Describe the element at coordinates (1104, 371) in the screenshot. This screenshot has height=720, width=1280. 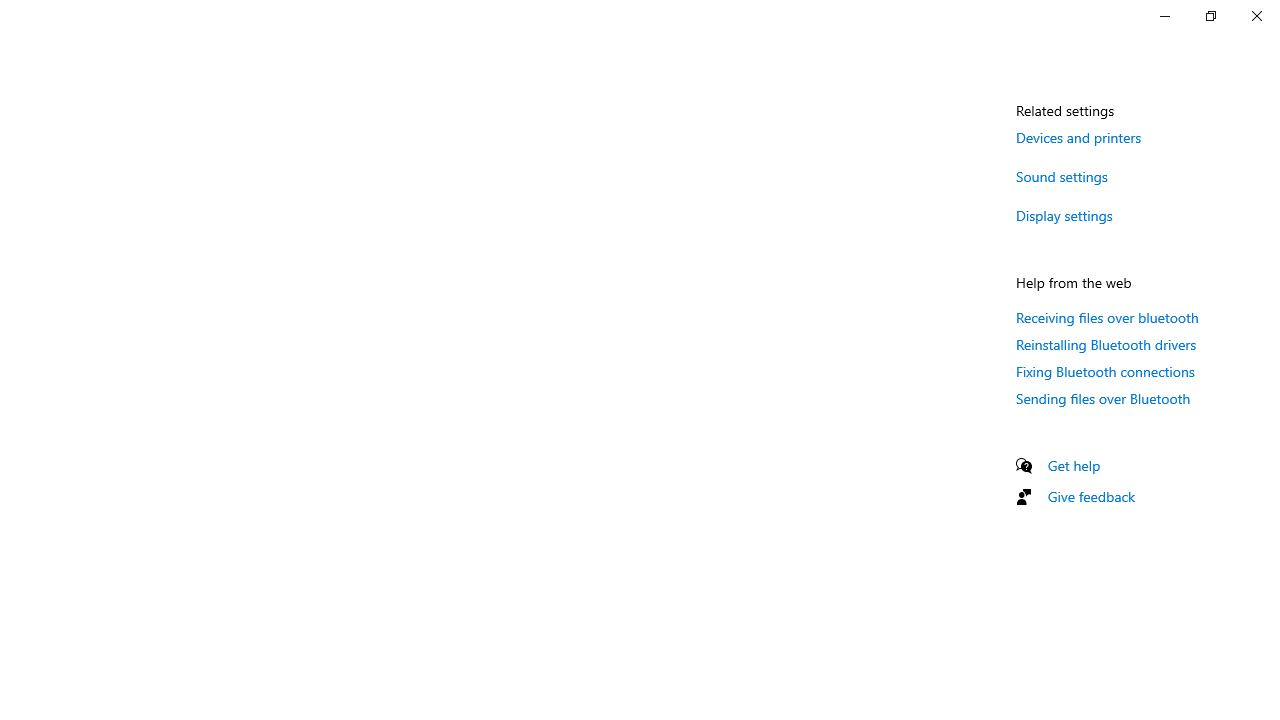
I see `'Fixing Bluetooth connections'` at that location.